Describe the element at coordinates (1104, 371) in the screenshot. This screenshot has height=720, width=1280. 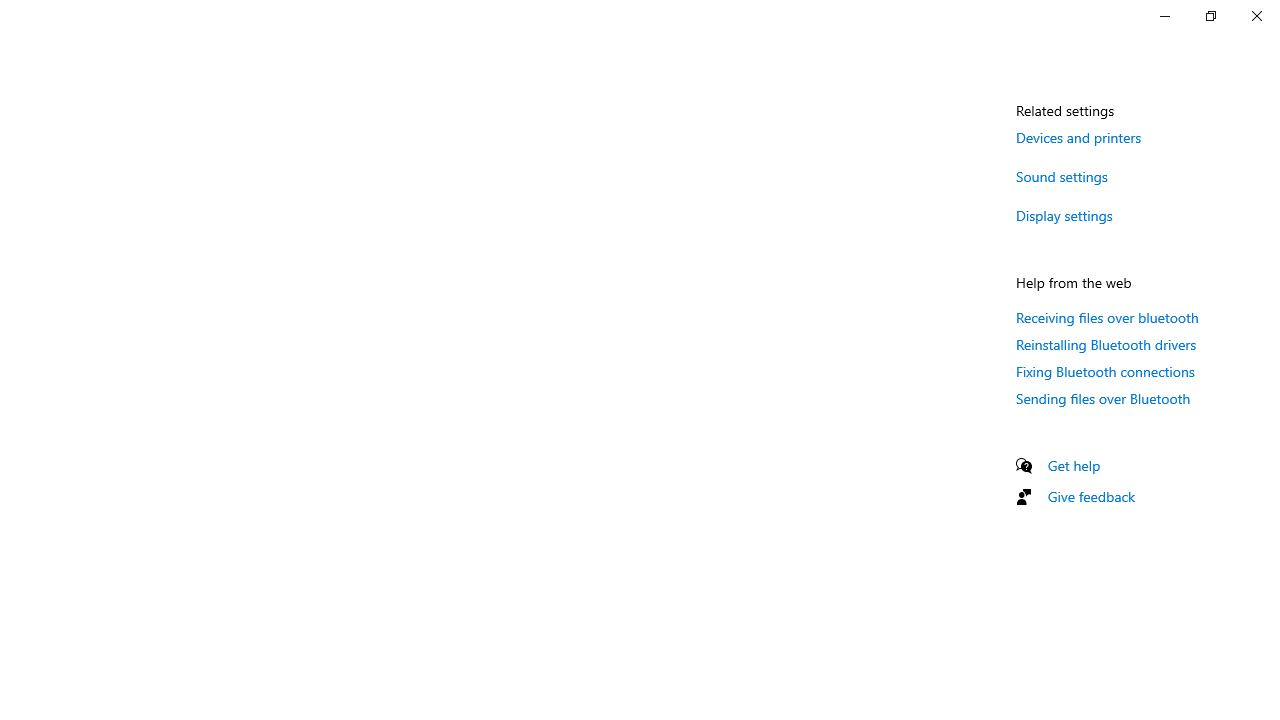
I see `'Fixing Bluetooth connections'` at that location.